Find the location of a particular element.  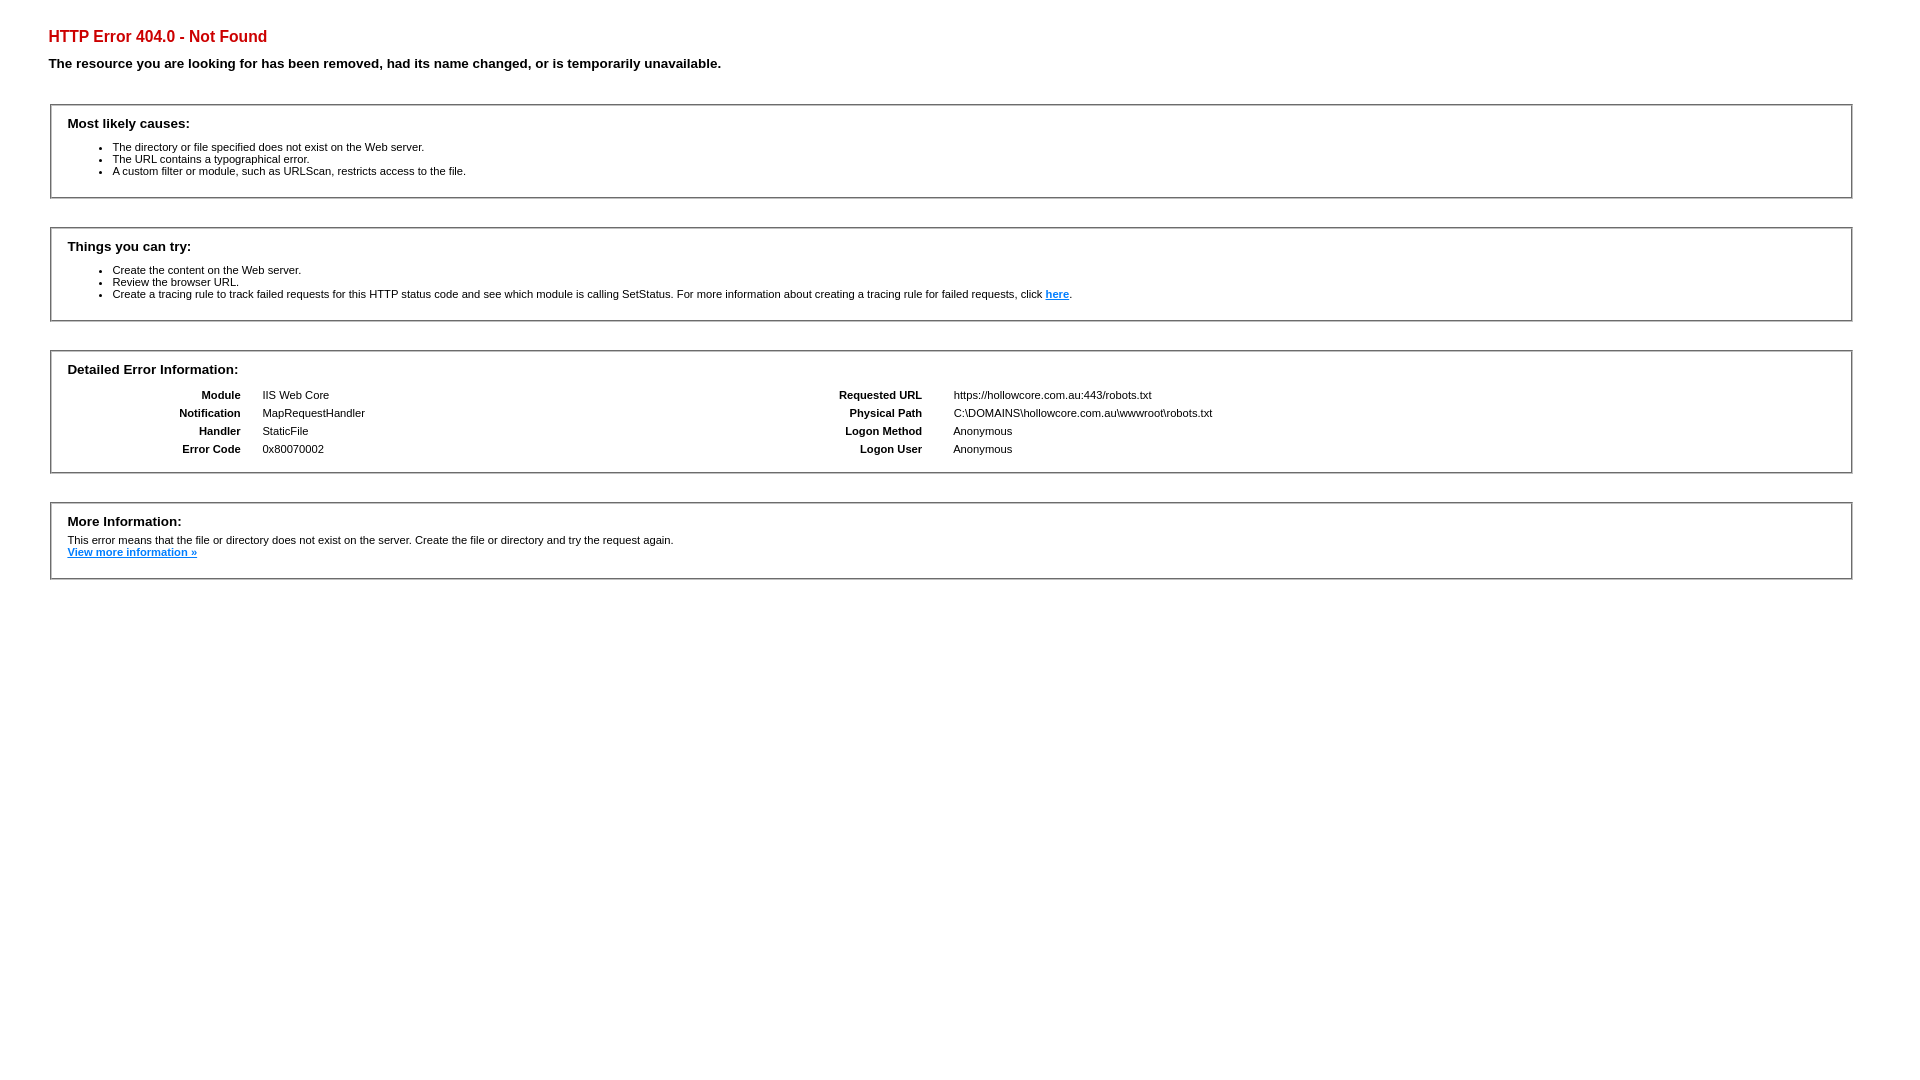

'here' is located at coordinates (1045, 293).